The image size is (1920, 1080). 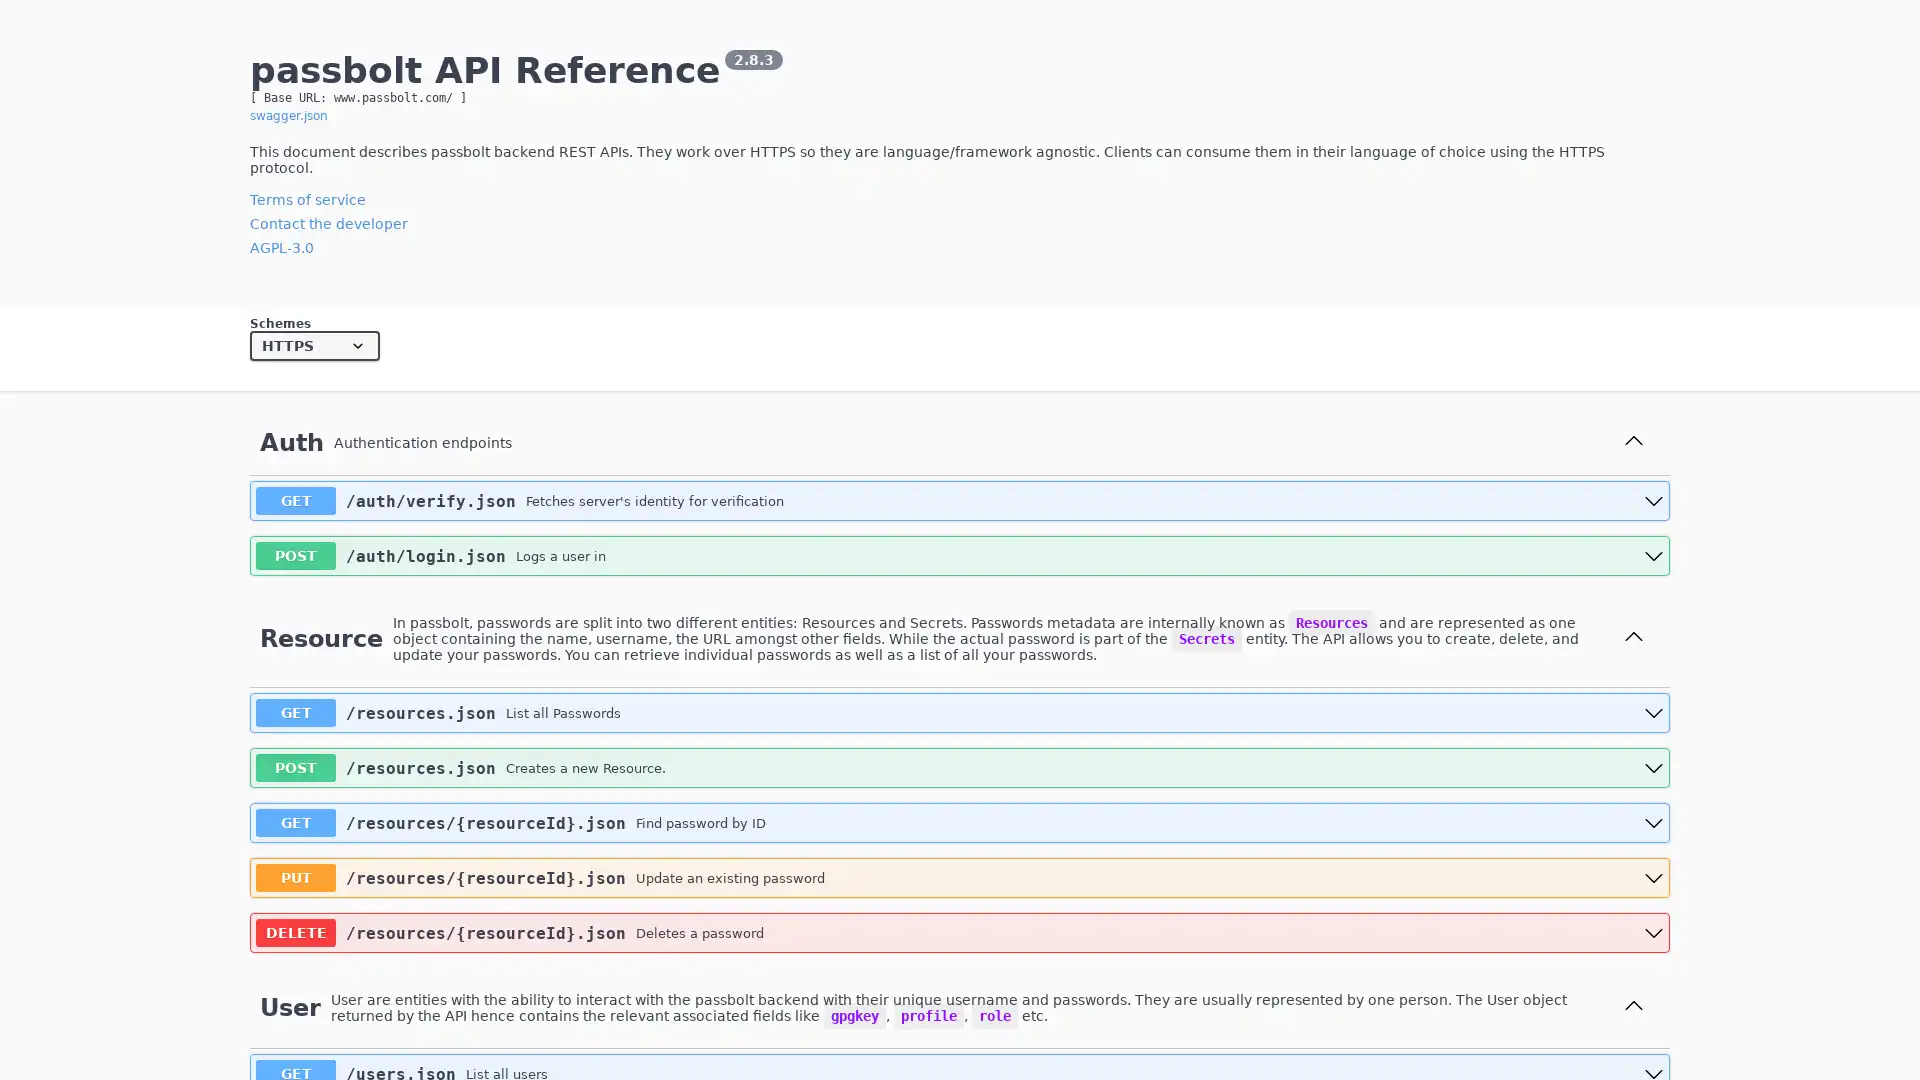 What do you see at coordinates (1633, 638) in the screenshot?
I see `Collapse operation` at bounding box center [1633, 638].